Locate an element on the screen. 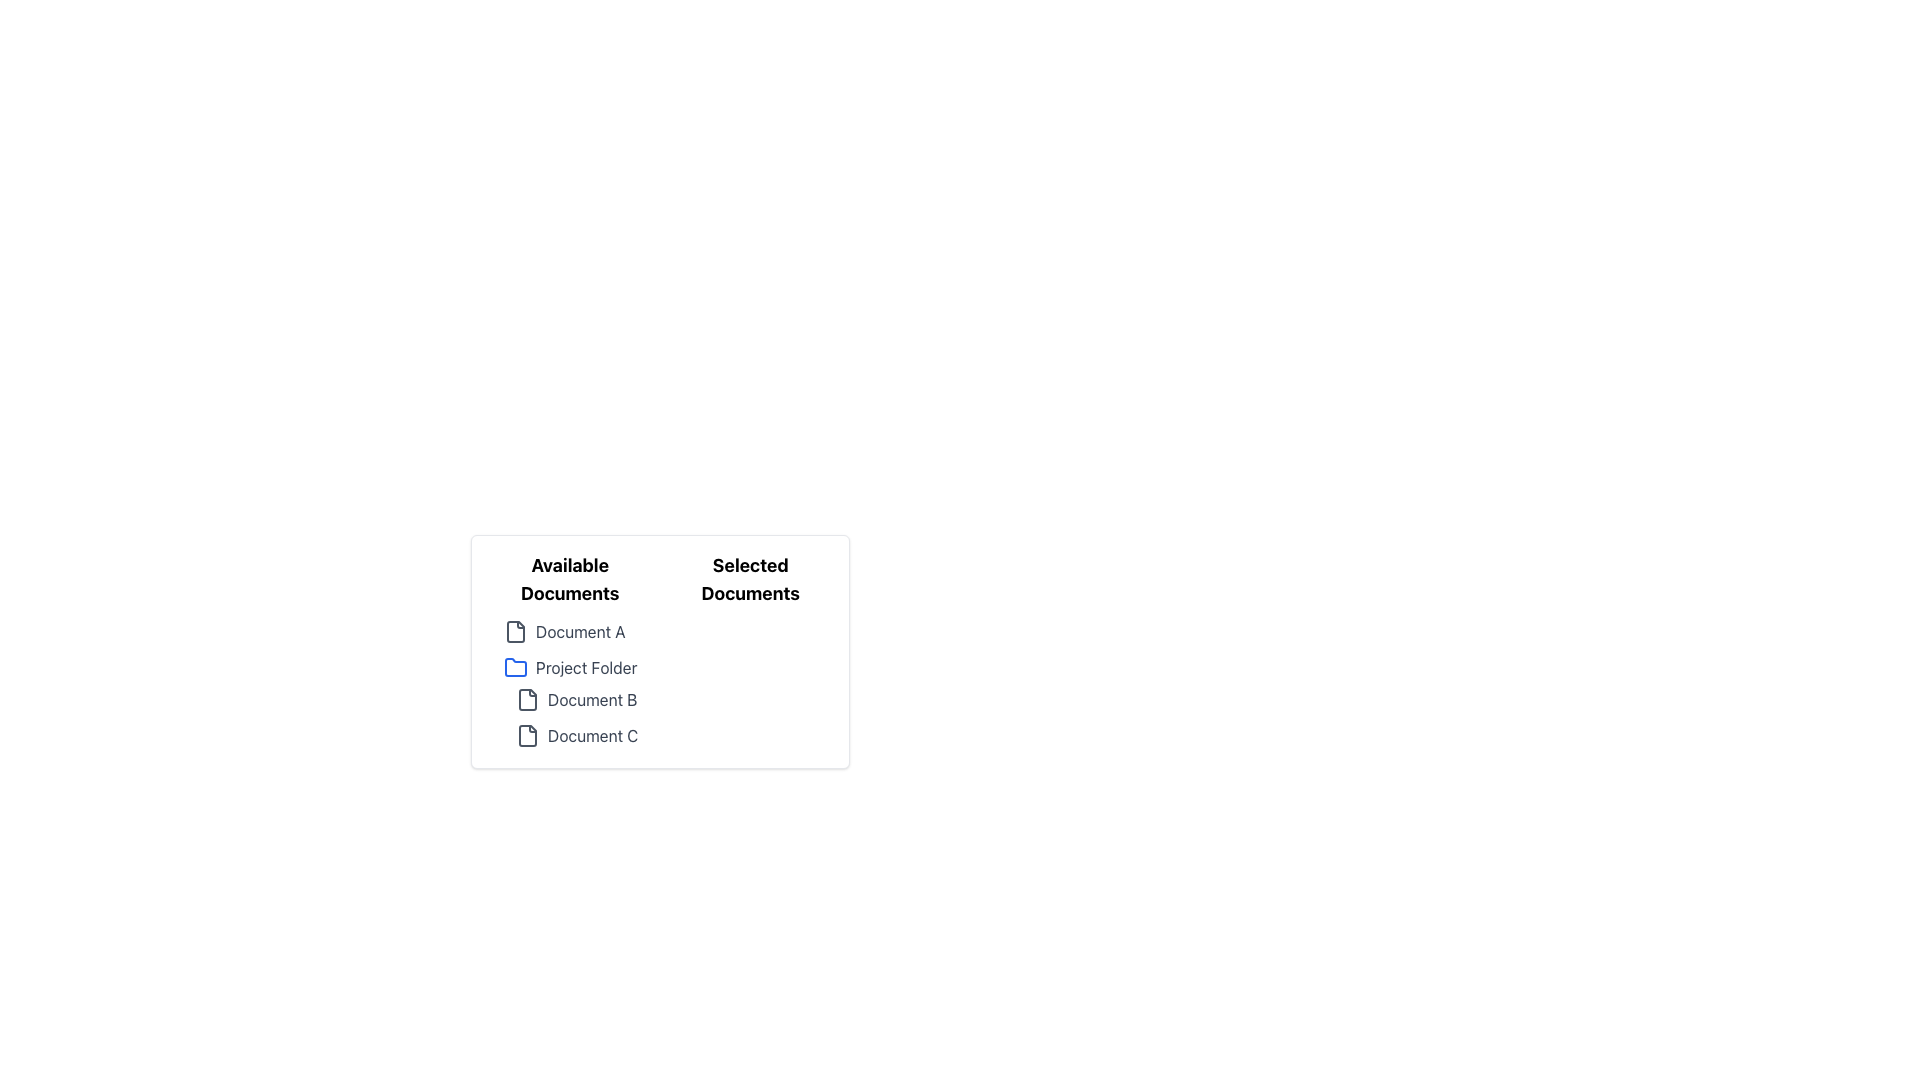  the file icon, which is gray and outlined, located to the left of the text 'Document B' is located at coordinates (528, 698).